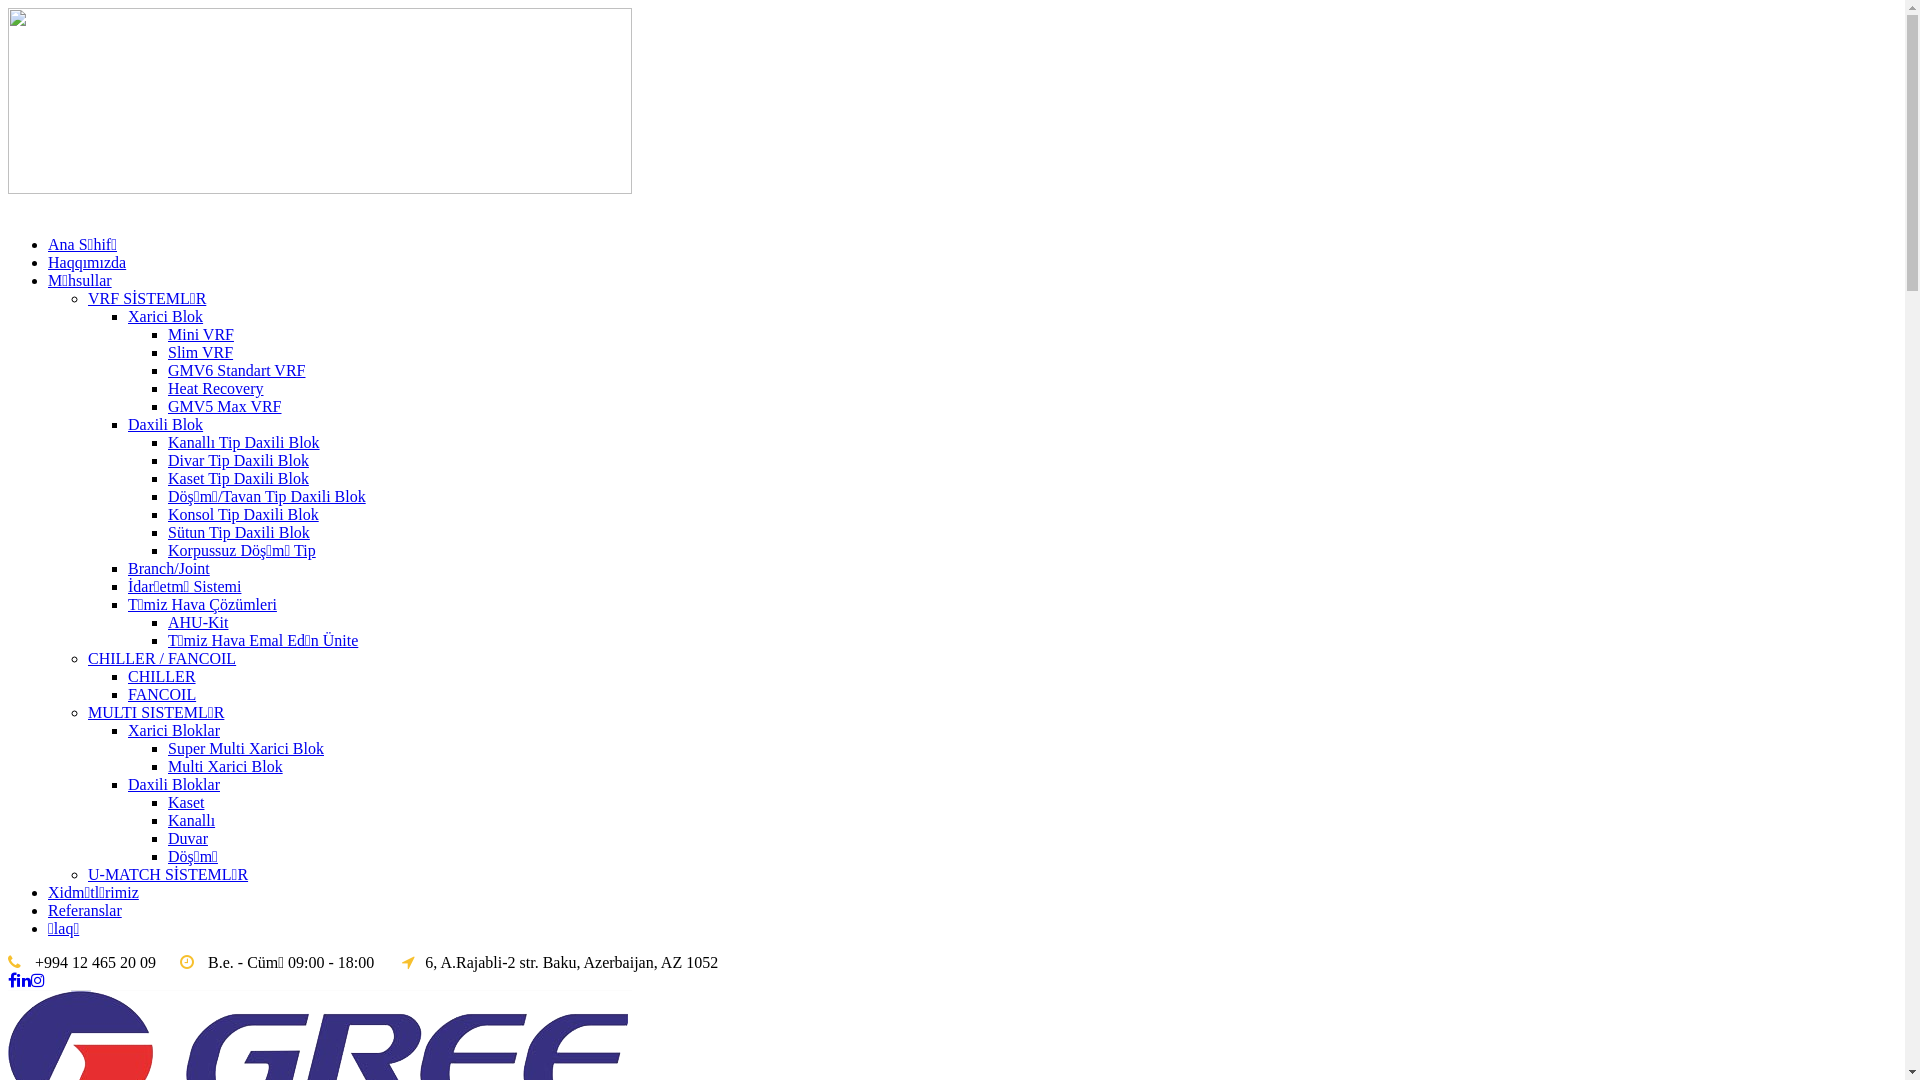  What do you see at coordinates (225, 765) in the screenshot?
I see `'Multi Xarici Blok'` at bounding box center [225, 765].